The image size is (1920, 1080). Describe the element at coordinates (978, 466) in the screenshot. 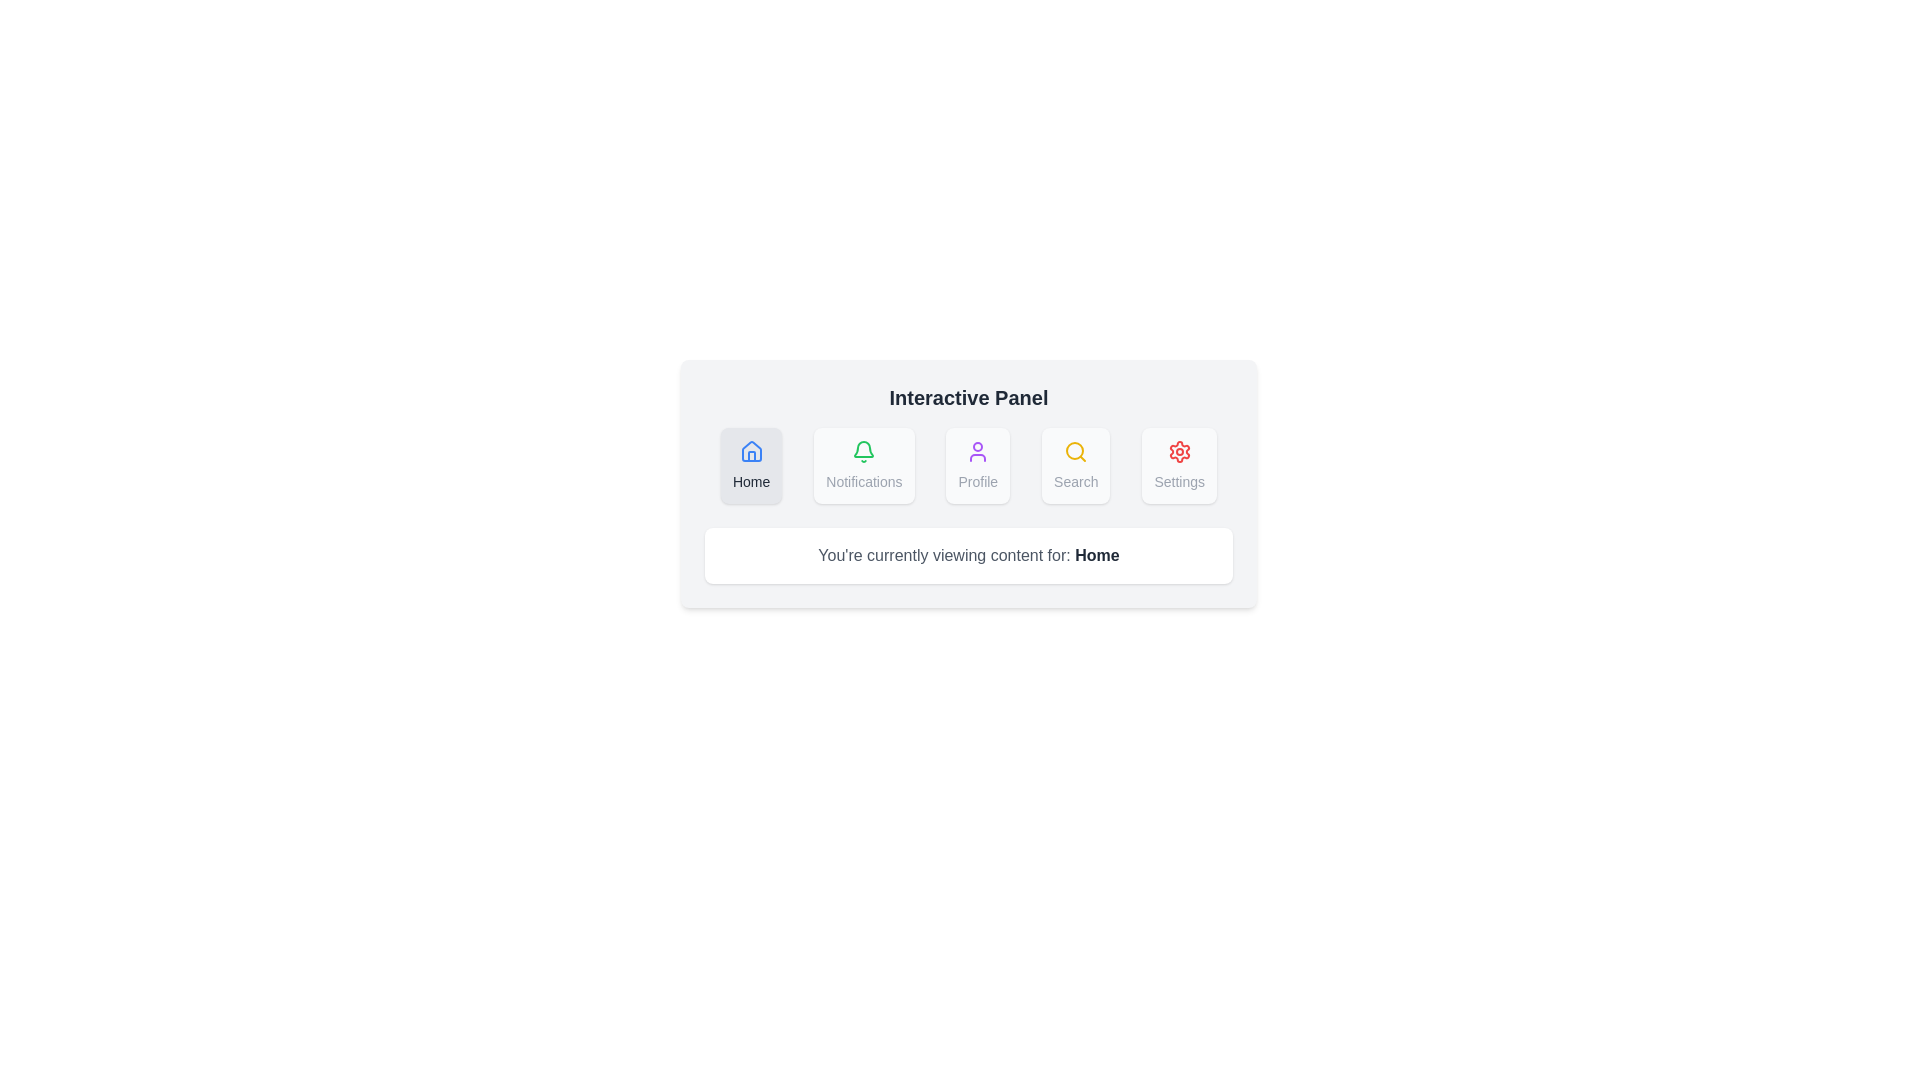

I see `the 'Profile' button, which is a rectangular button with rounded corners, a light gray background, and a purple user icon above the text 'Profile'` at that location.